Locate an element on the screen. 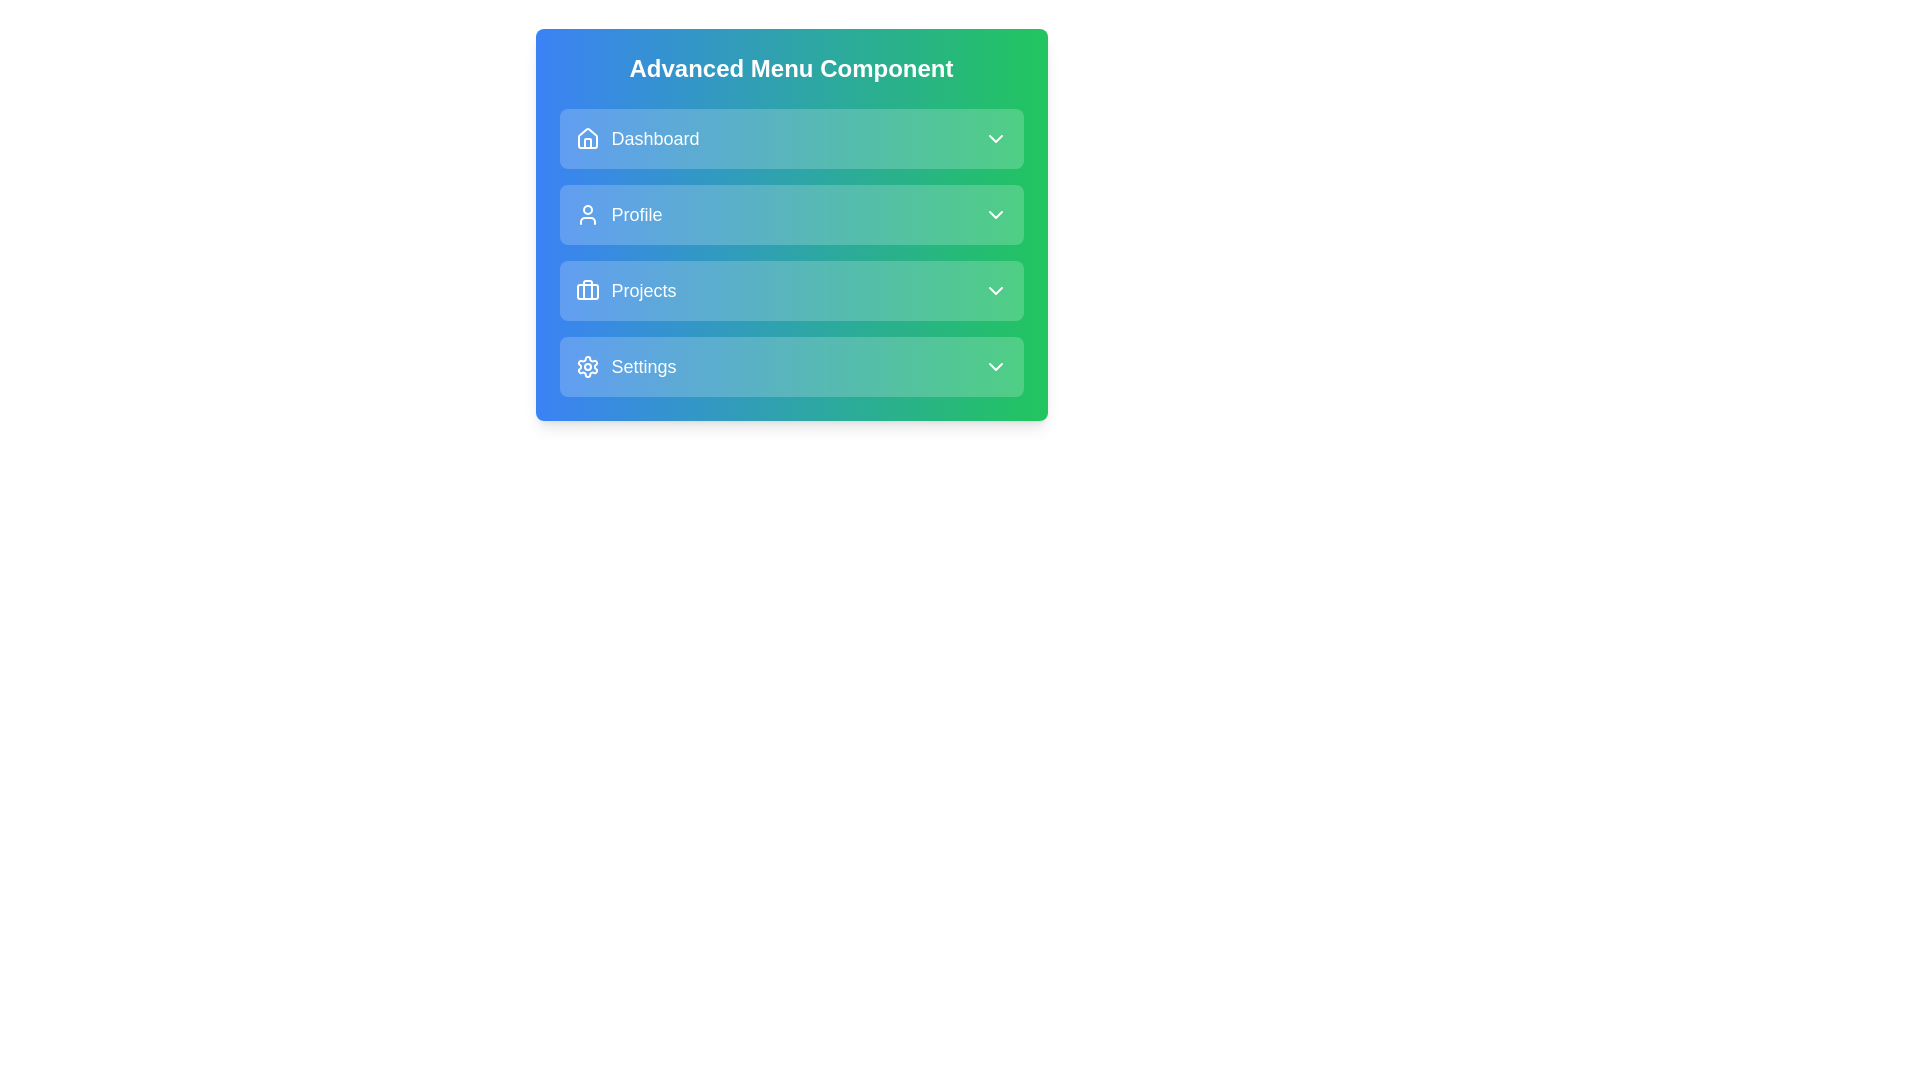 The height and width of the screenshot is (1080, 1920). the dropdown toggle icon located to the right of the 'Dashboard' text is located at coordinates (995, 137).